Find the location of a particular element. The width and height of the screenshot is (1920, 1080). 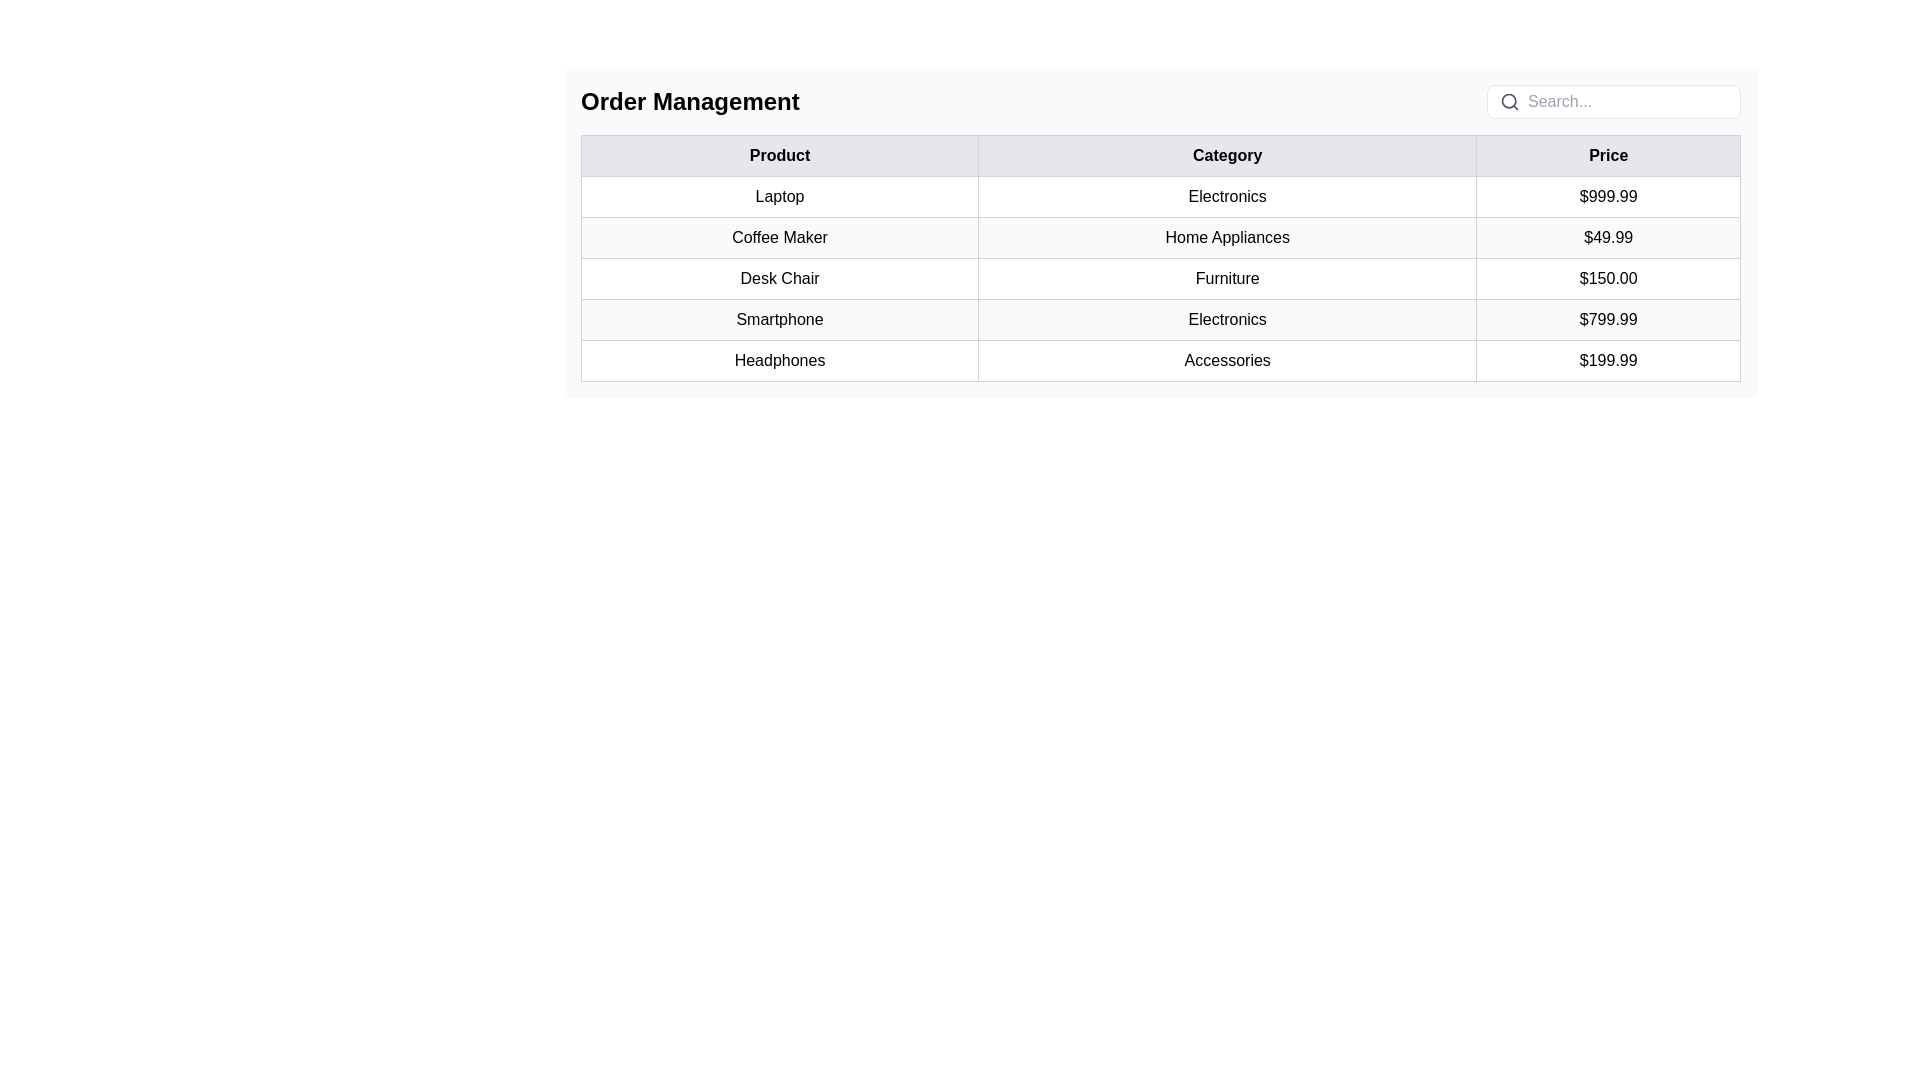

the static text field displaying 'Coffee Maker' located in the second row of the table under the 'Product' column is located at coordinates (779, 237).